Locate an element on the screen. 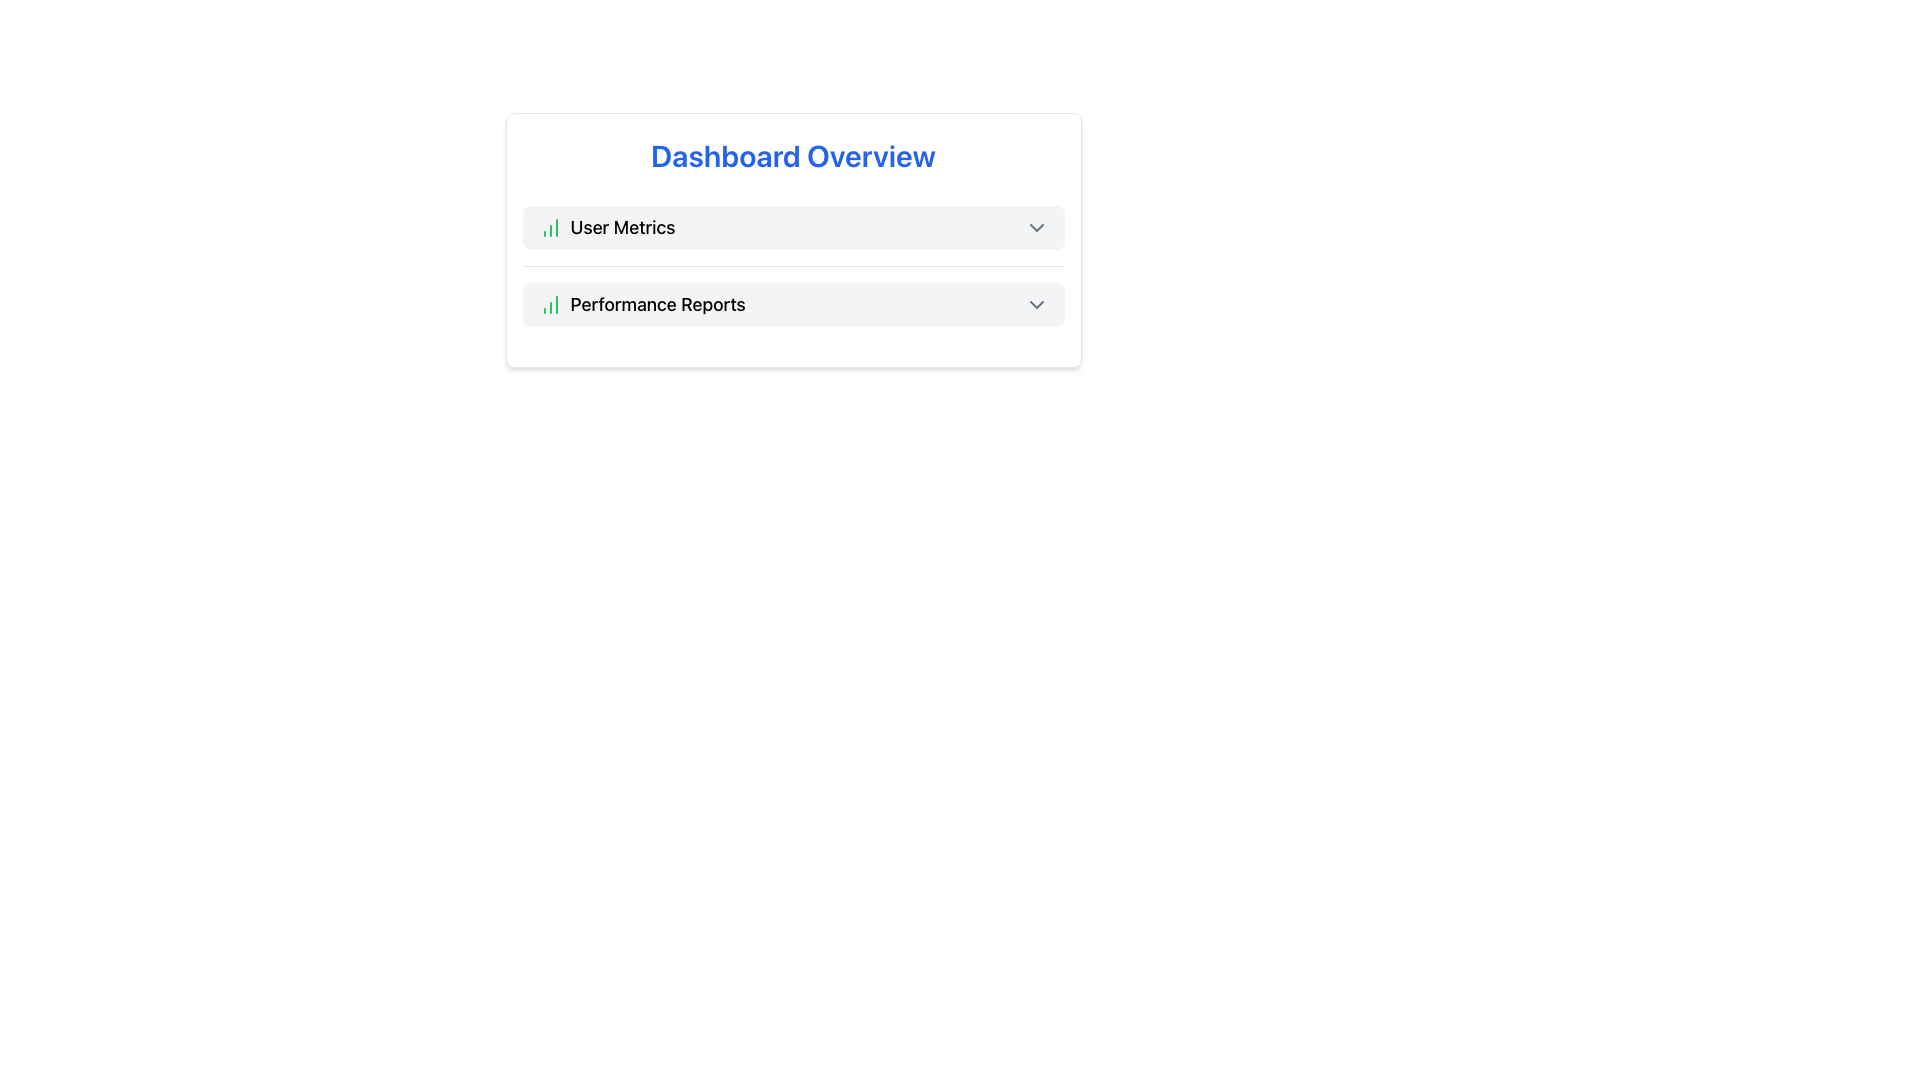  text displayed in the Text label for the user metrics section of the dashboard, positioned under 'Dashboard Overview' and aligned with a green chart icon is located at coordinates (621, 226).